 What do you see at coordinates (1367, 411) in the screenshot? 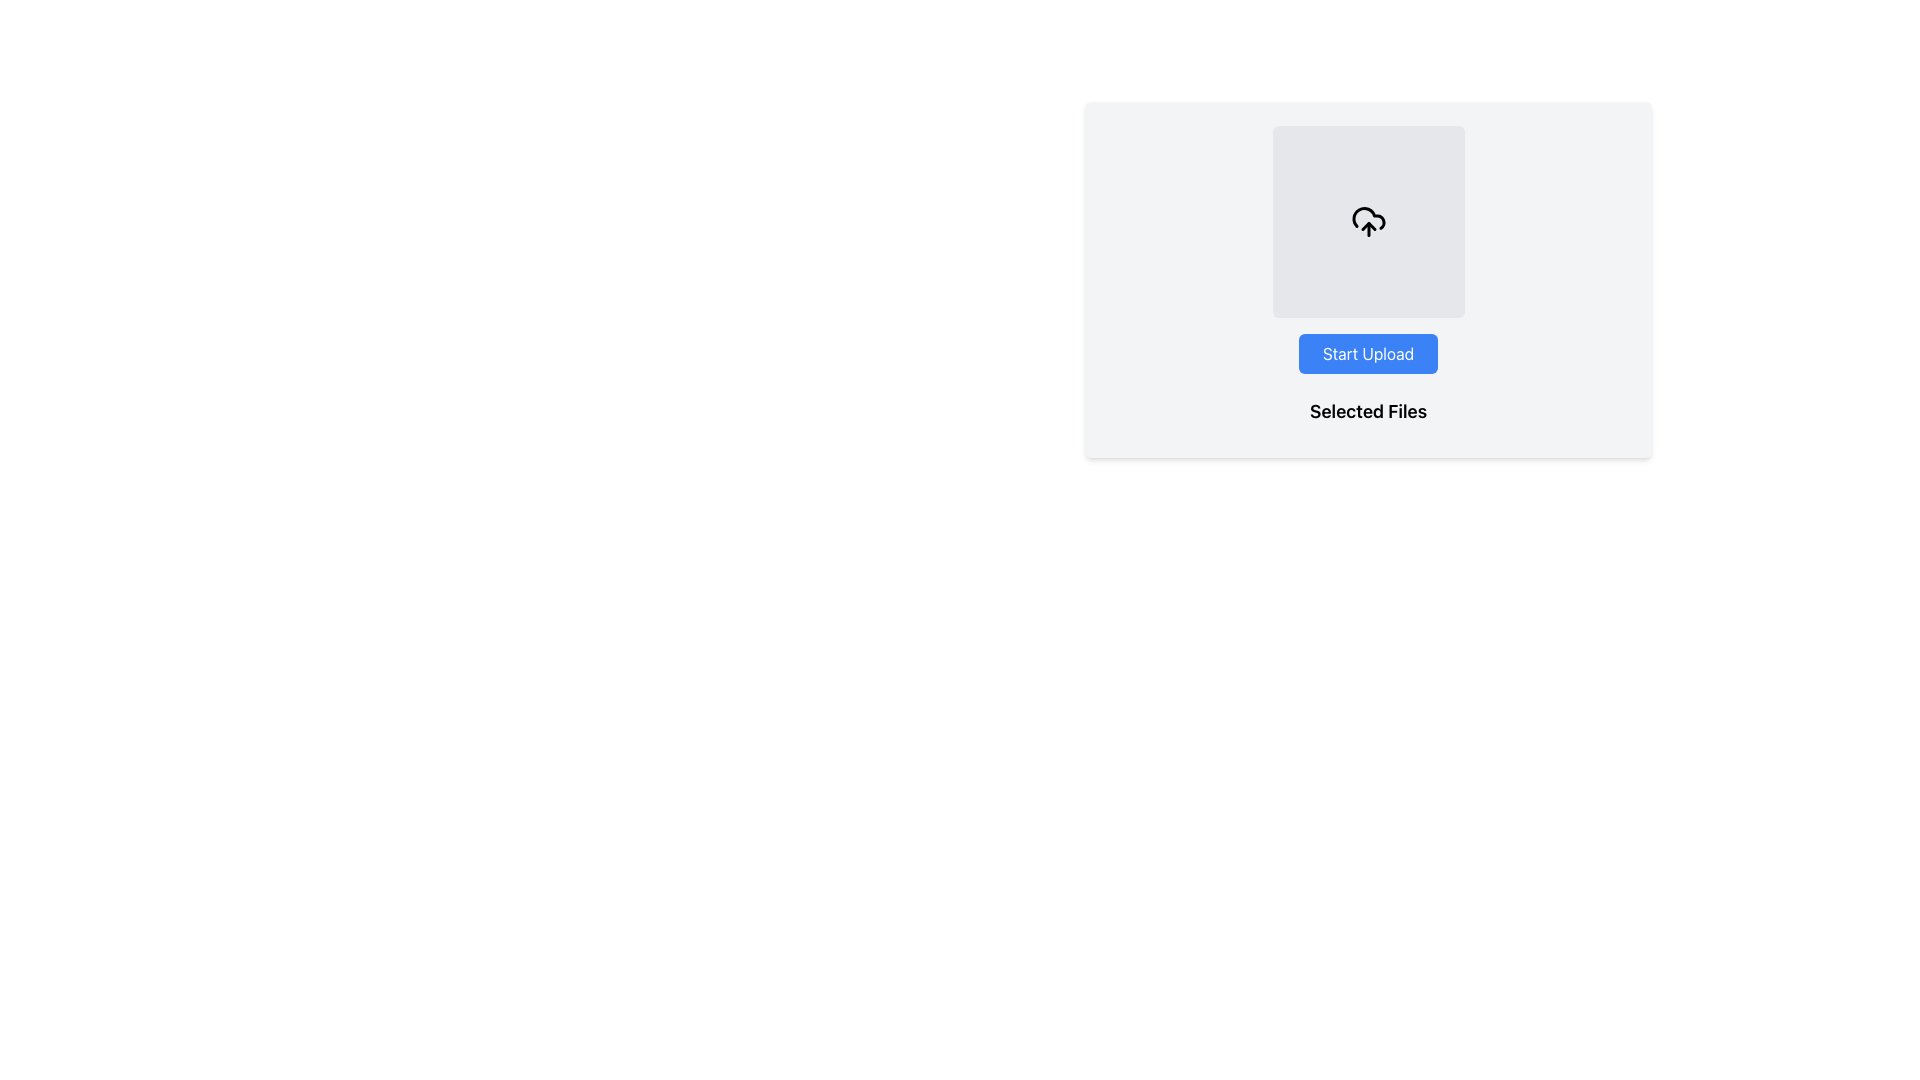
I see `the text element that signifies the section for file uploads, located below the blue 'Start Upload' button` at bounding box center [1367, 411].